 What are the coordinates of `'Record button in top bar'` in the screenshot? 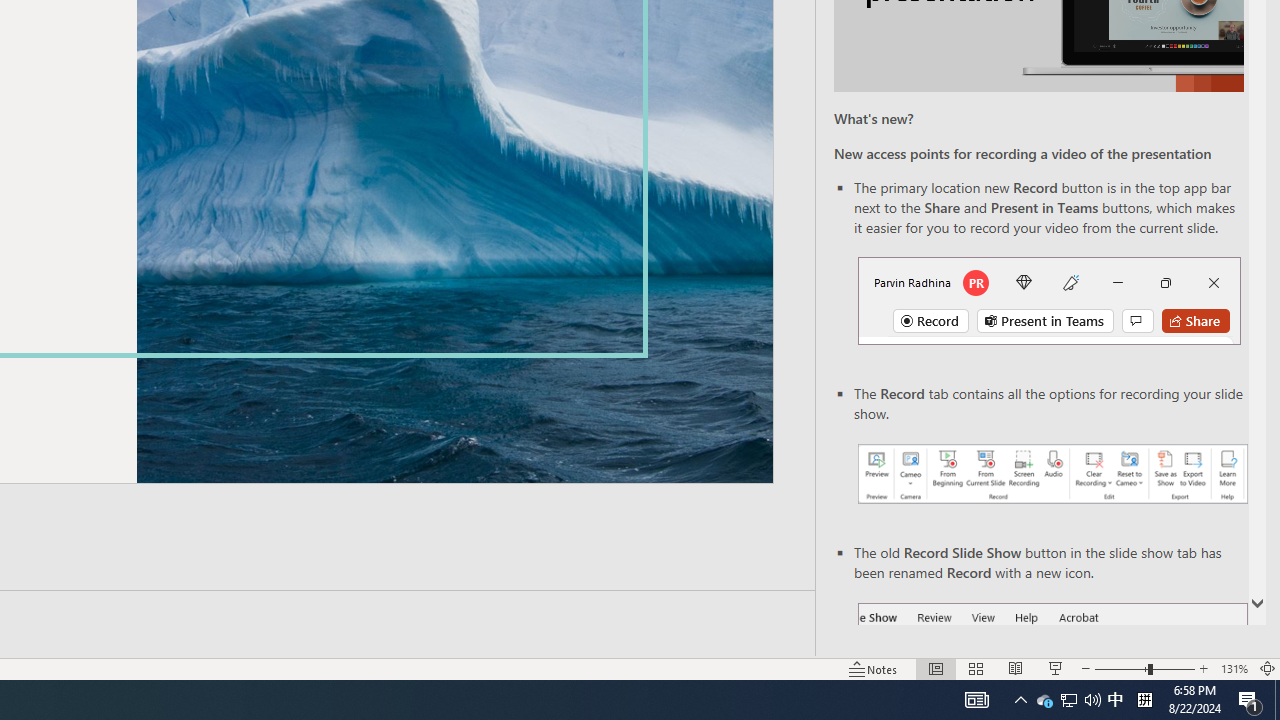 It's located at (1048, 300).